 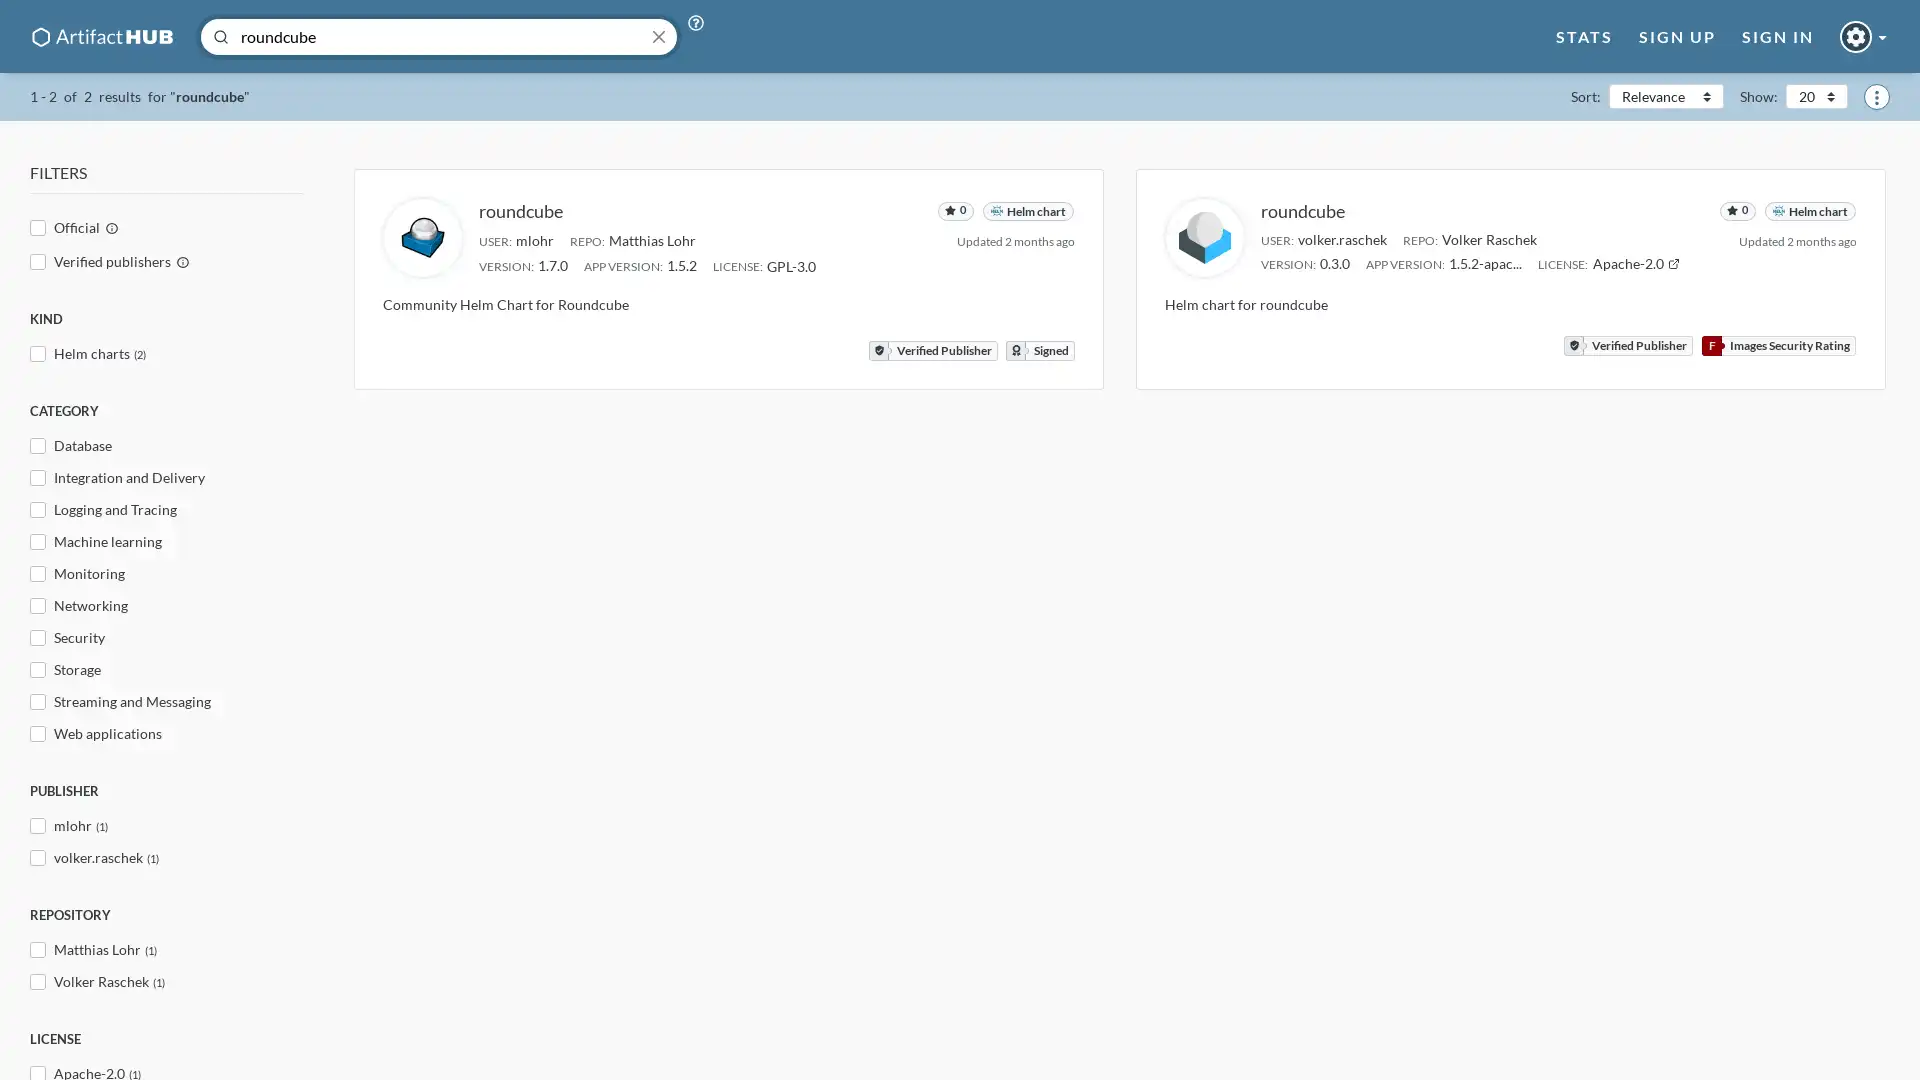 I want to click on Filter by repo Matthias Lohr, so click(x=652, y=238).